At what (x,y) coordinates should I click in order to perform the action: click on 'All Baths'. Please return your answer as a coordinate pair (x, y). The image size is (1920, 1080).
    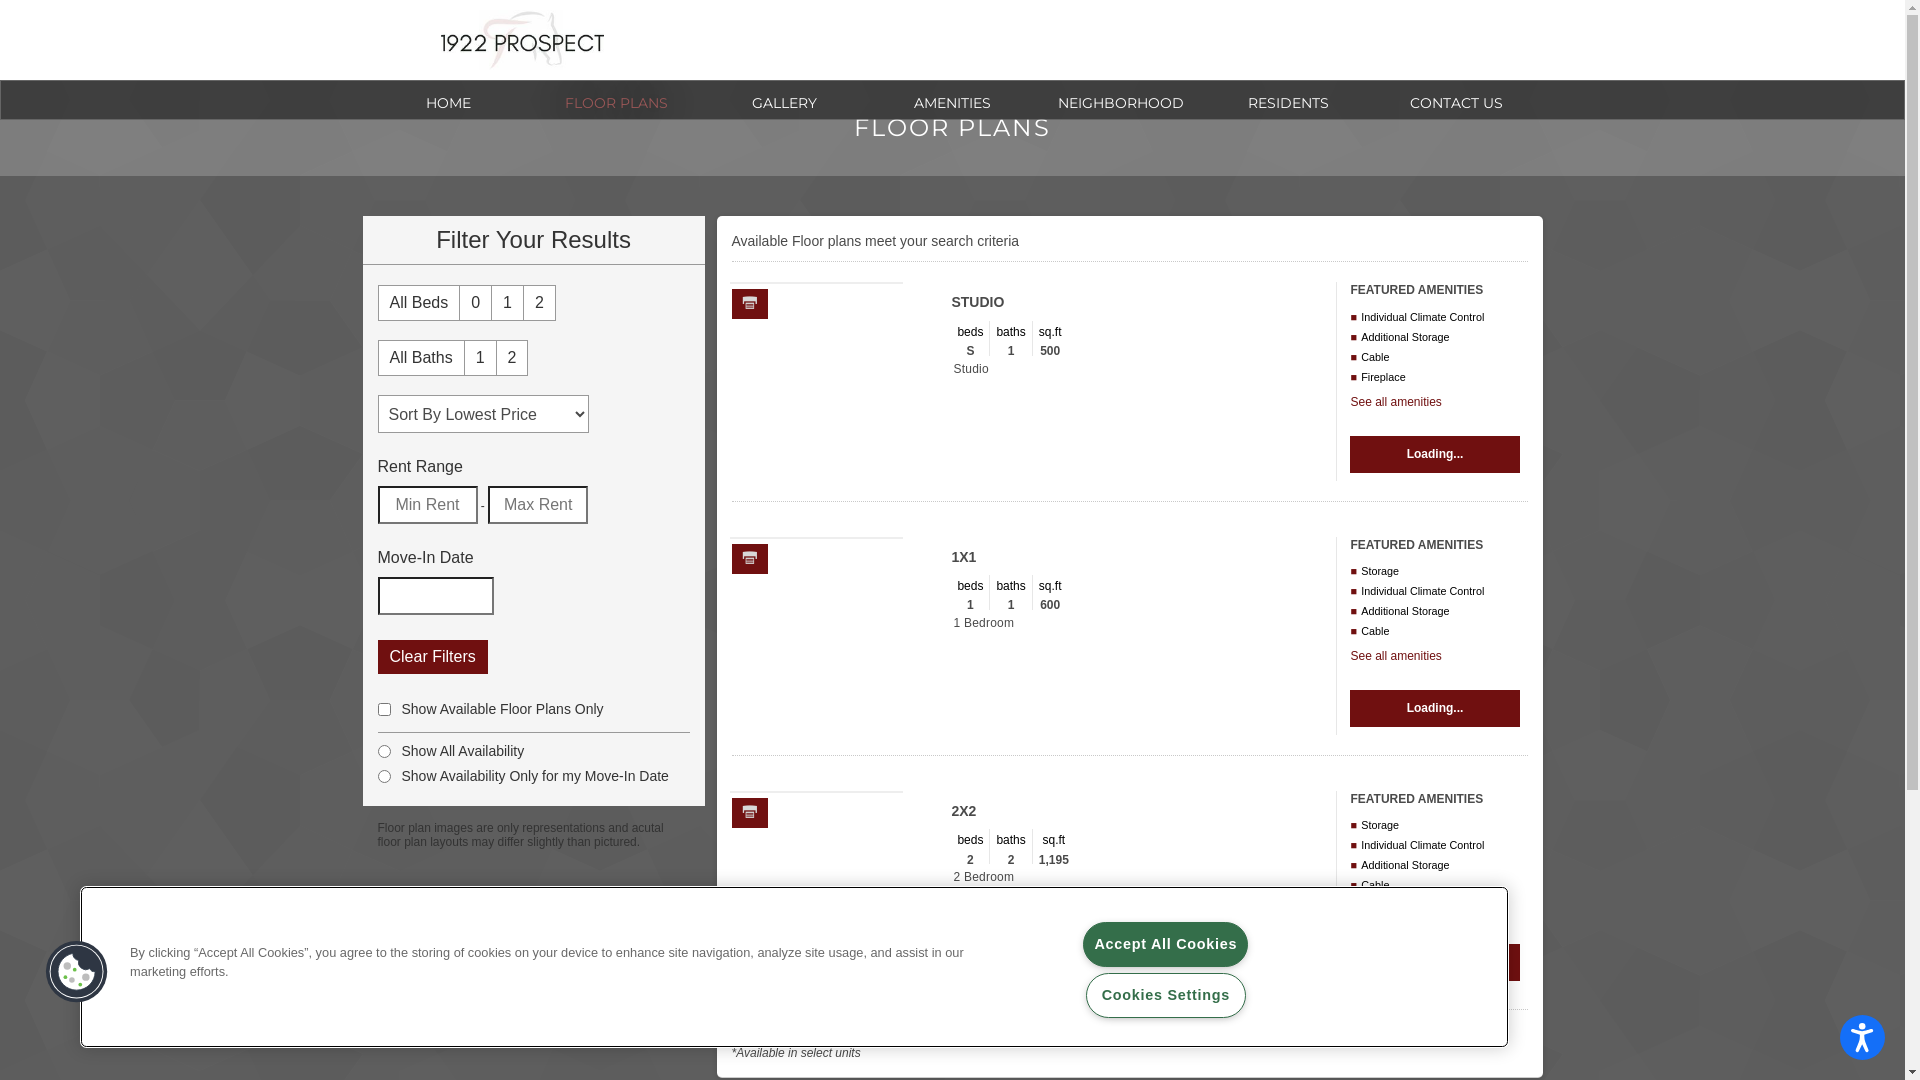
    Looking at the image, I should click on (419, 357).